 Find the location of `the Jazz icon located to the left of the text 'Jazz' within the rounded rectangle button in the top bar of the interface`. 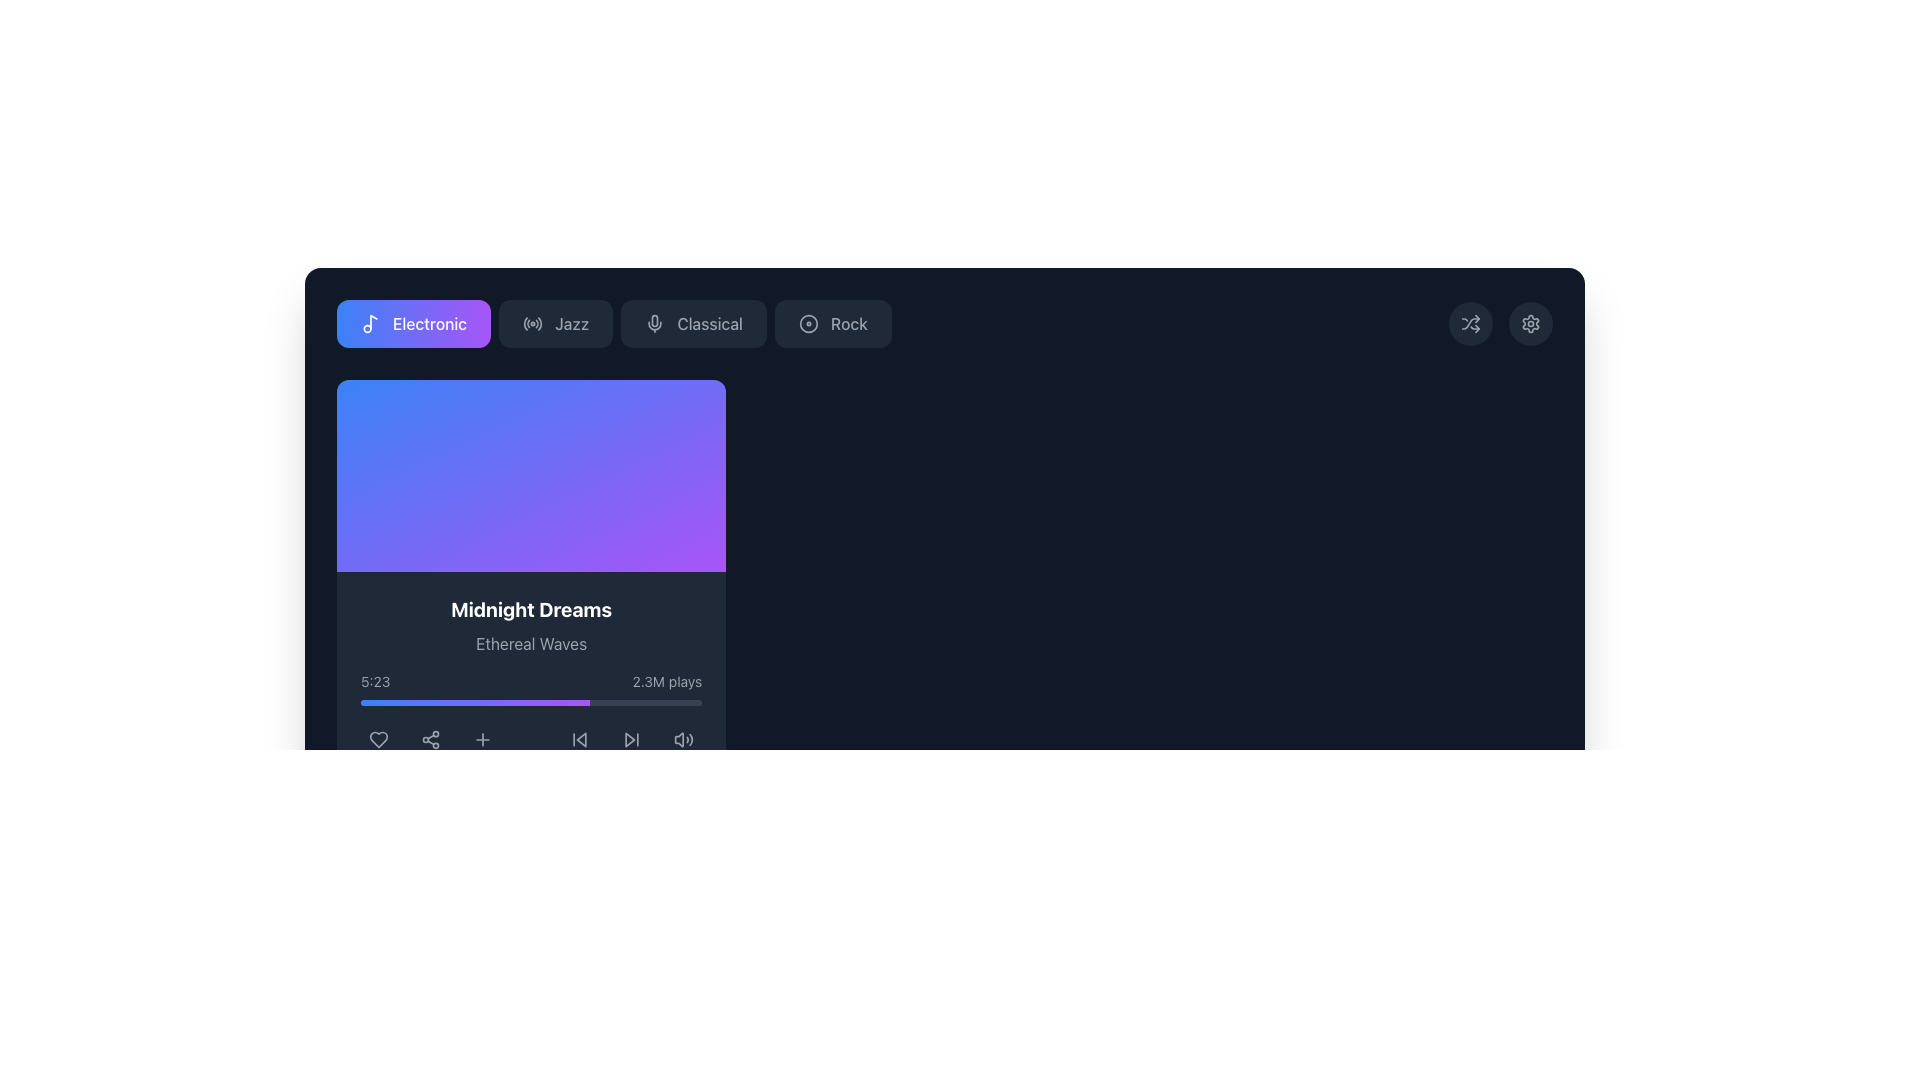

the Jazz icon located to the left of the text 'Jazz' within the rounded rectangle button in the top bar of the interface is located at coordinates (532, 323).